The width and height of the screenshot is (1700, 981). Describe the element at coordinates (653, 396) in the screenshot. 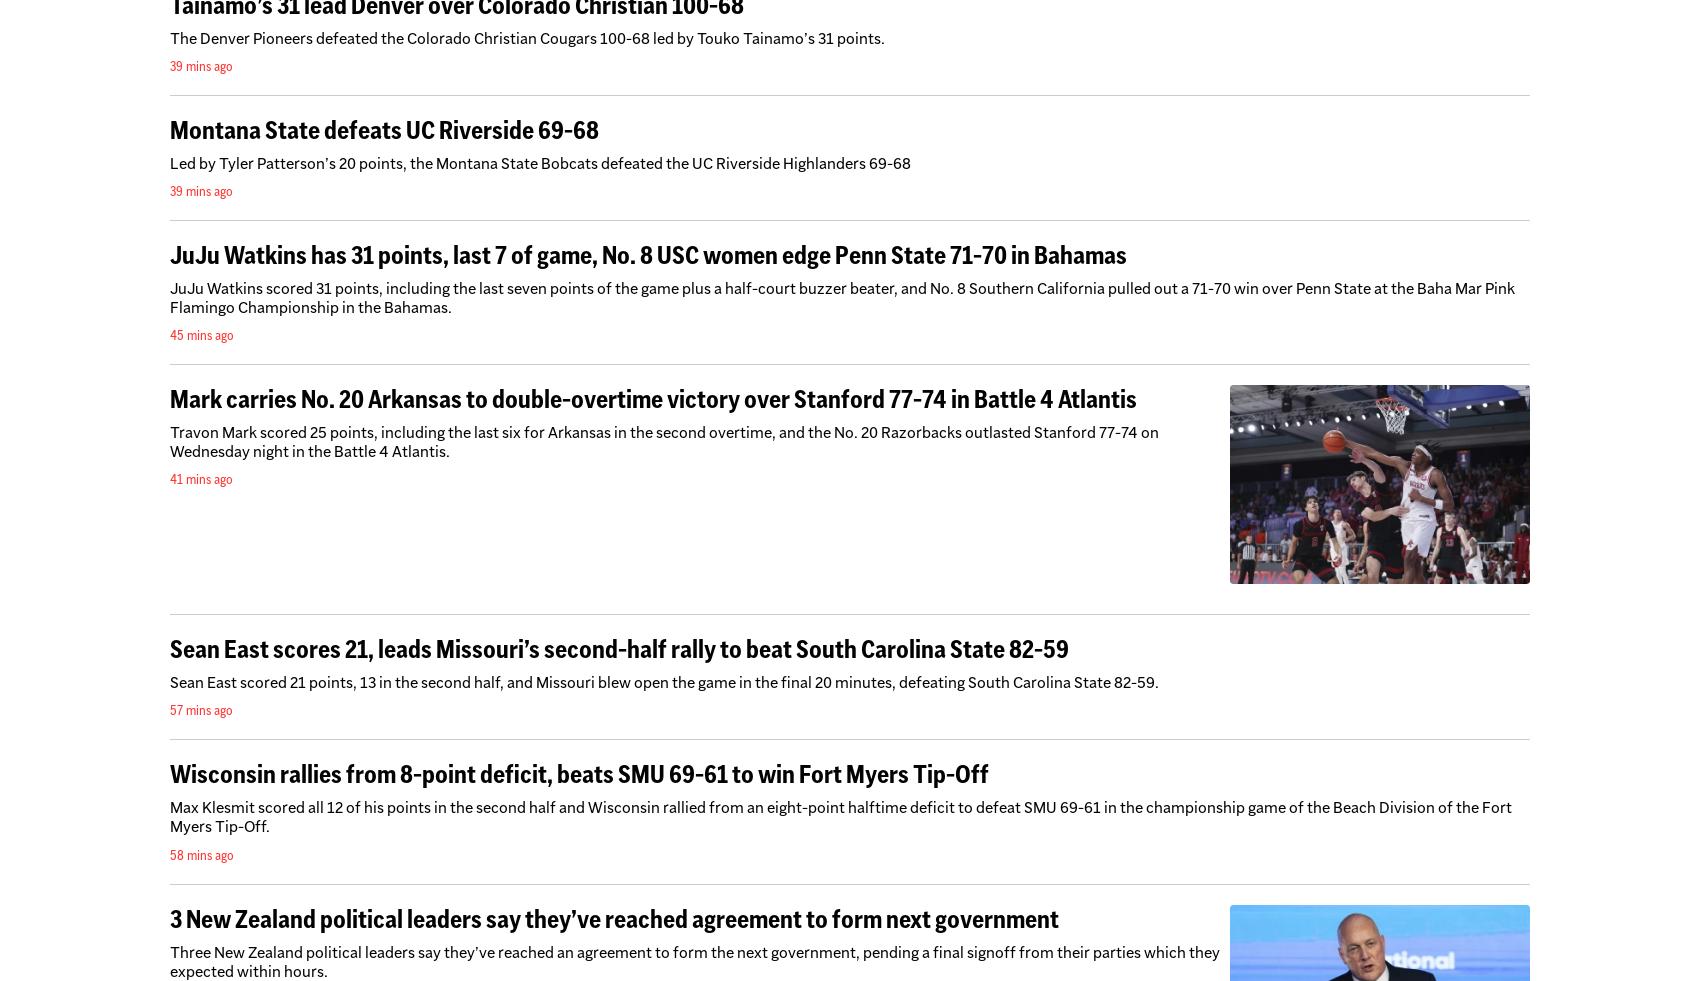

I see `'Mark carries No. 20 Arkansas to double-overtime victory over Stanford 77-74 in Battle 4 Atlantis'` at that location.